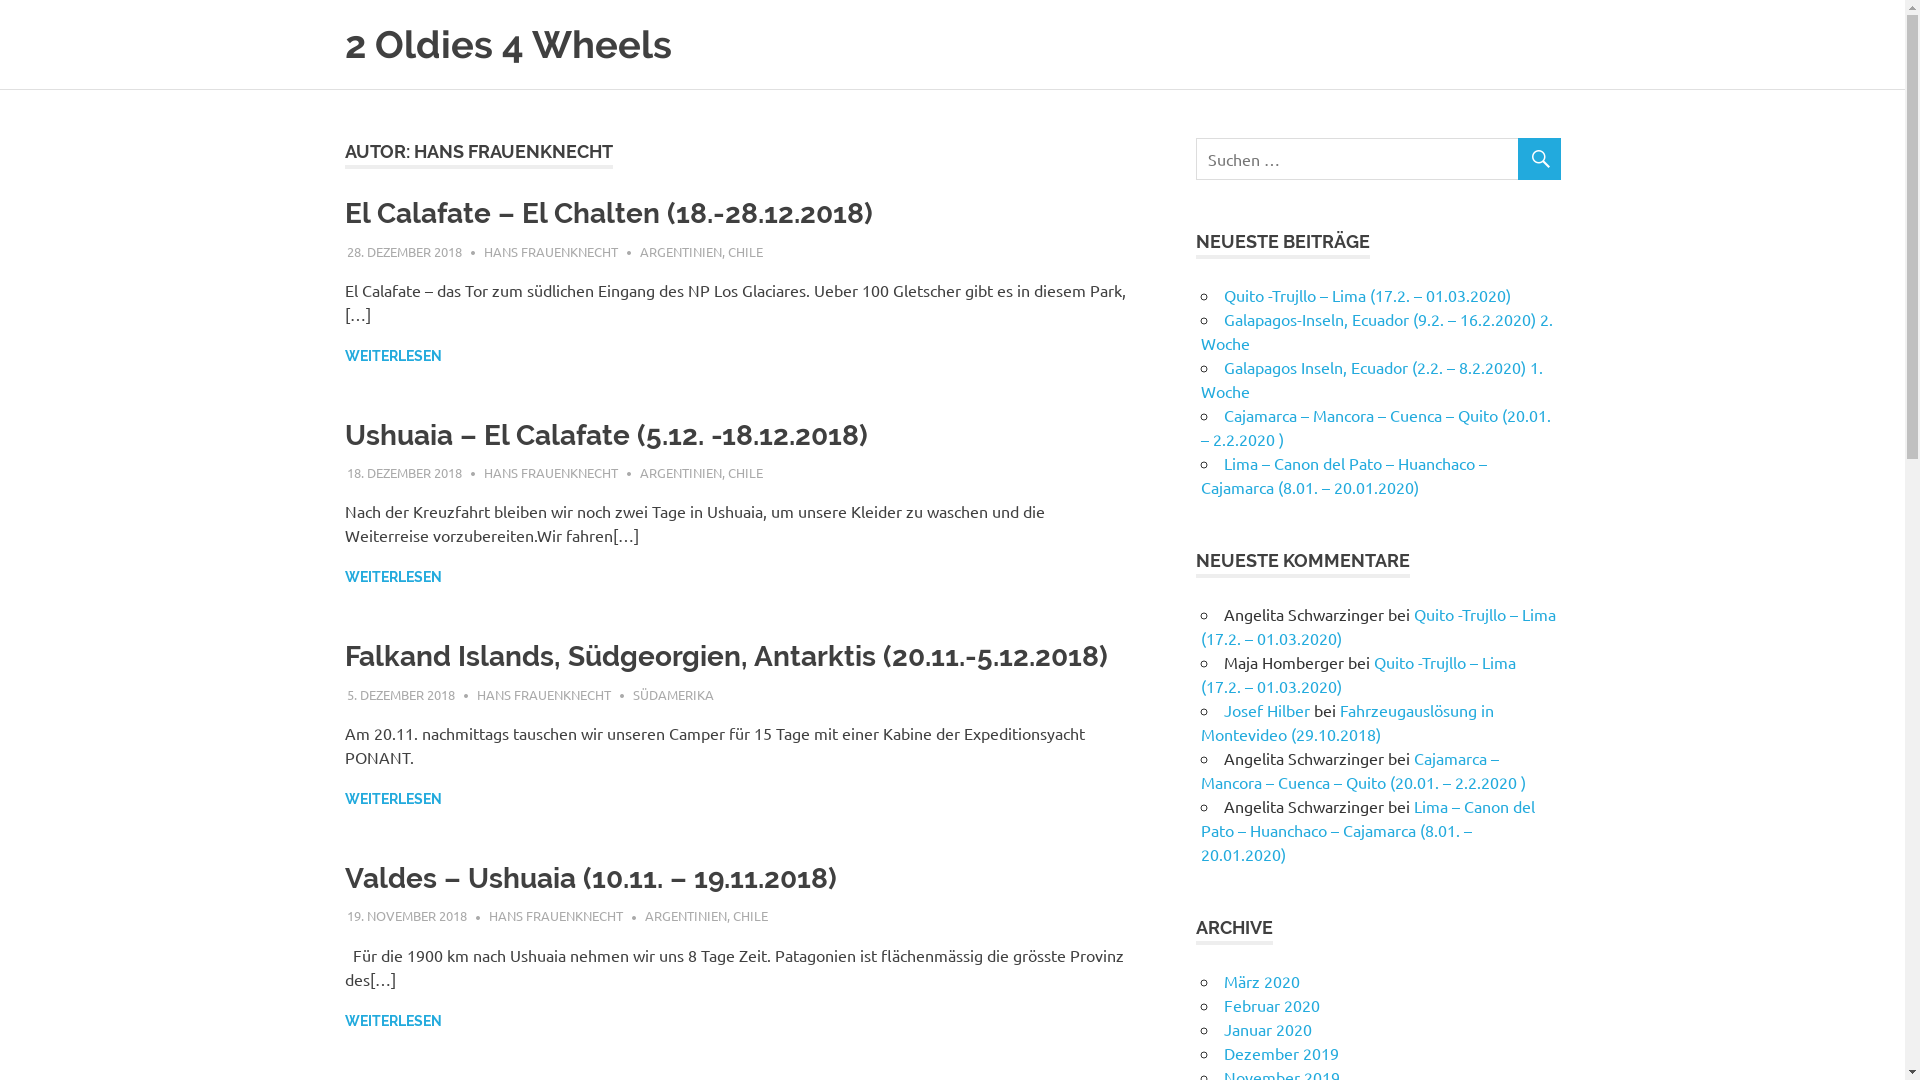  What do you see at coordinates (1271, 1005) in the screenshot?
I see `'Februar 2020'` at bounding box center [1271, 1005].